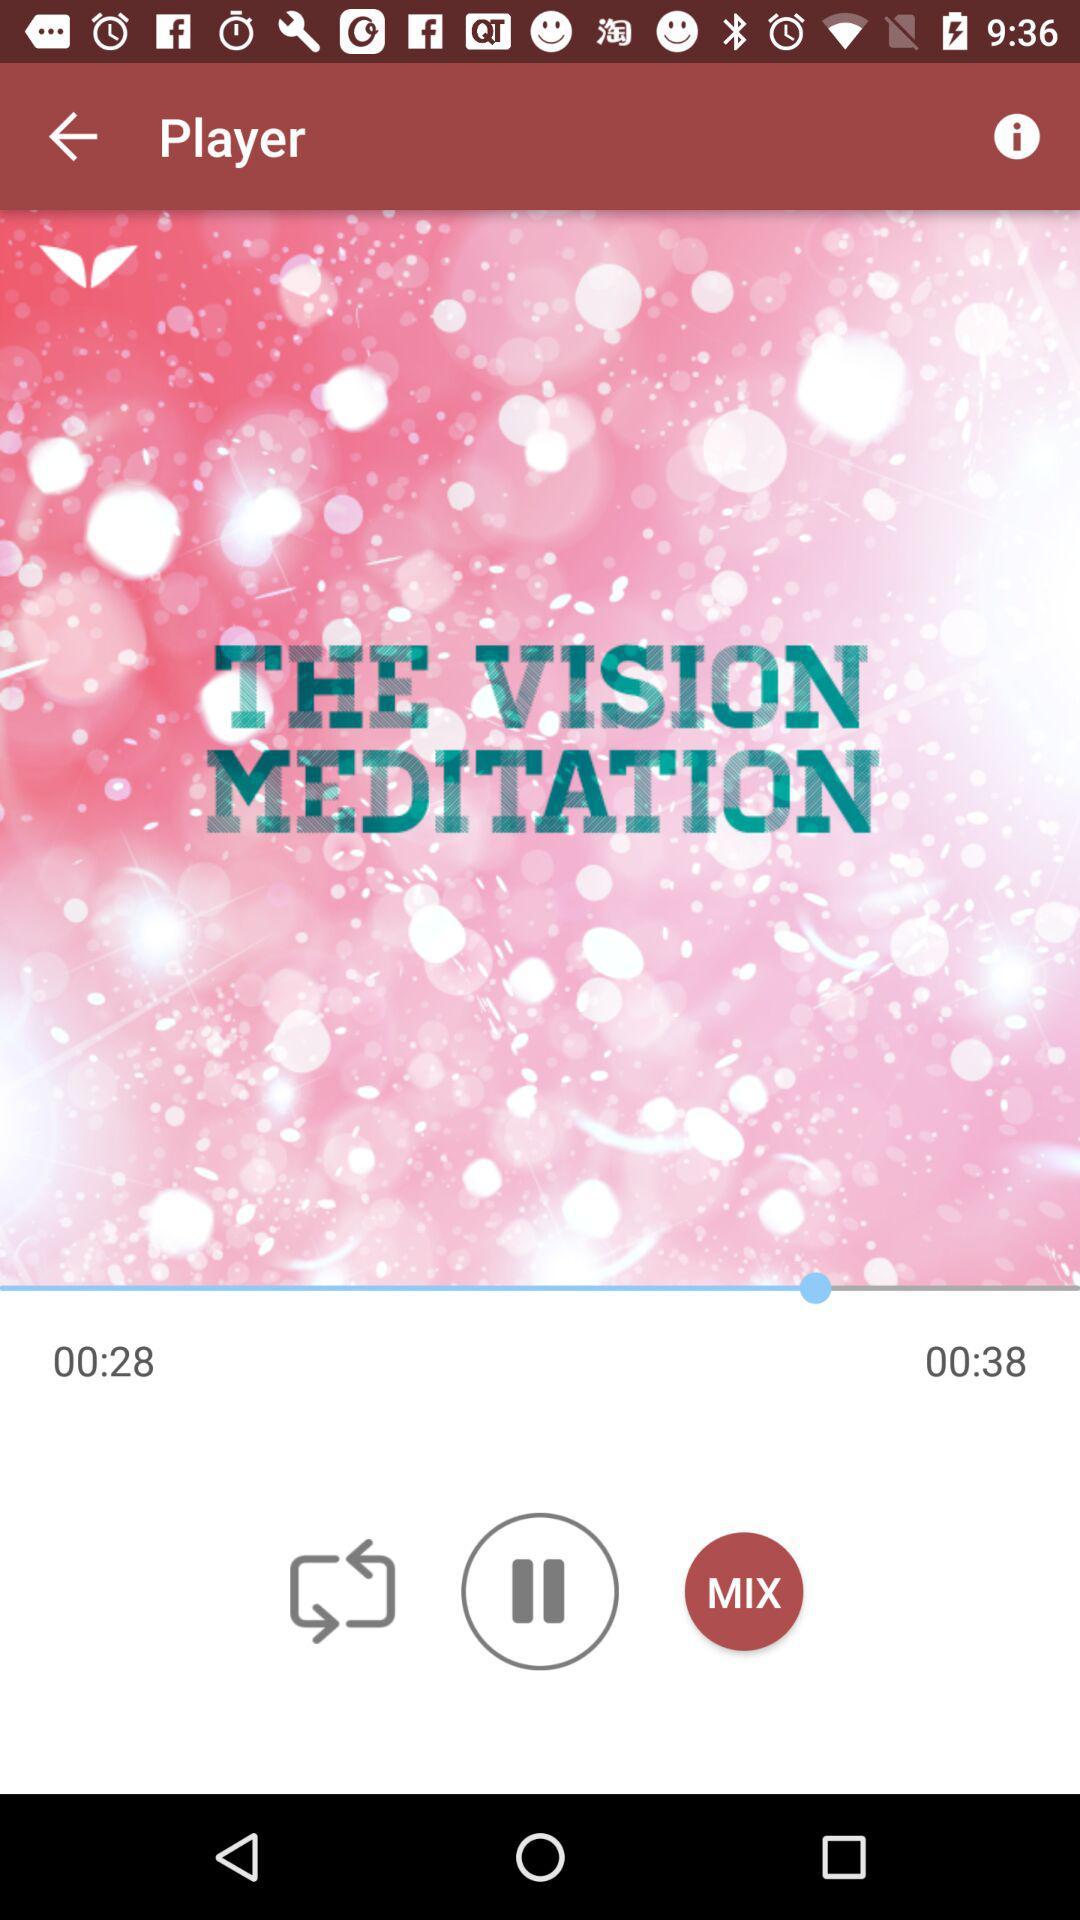 This screenshot has width=1080, height=1920. I want to click on the mix icon, so click(744, 1590).